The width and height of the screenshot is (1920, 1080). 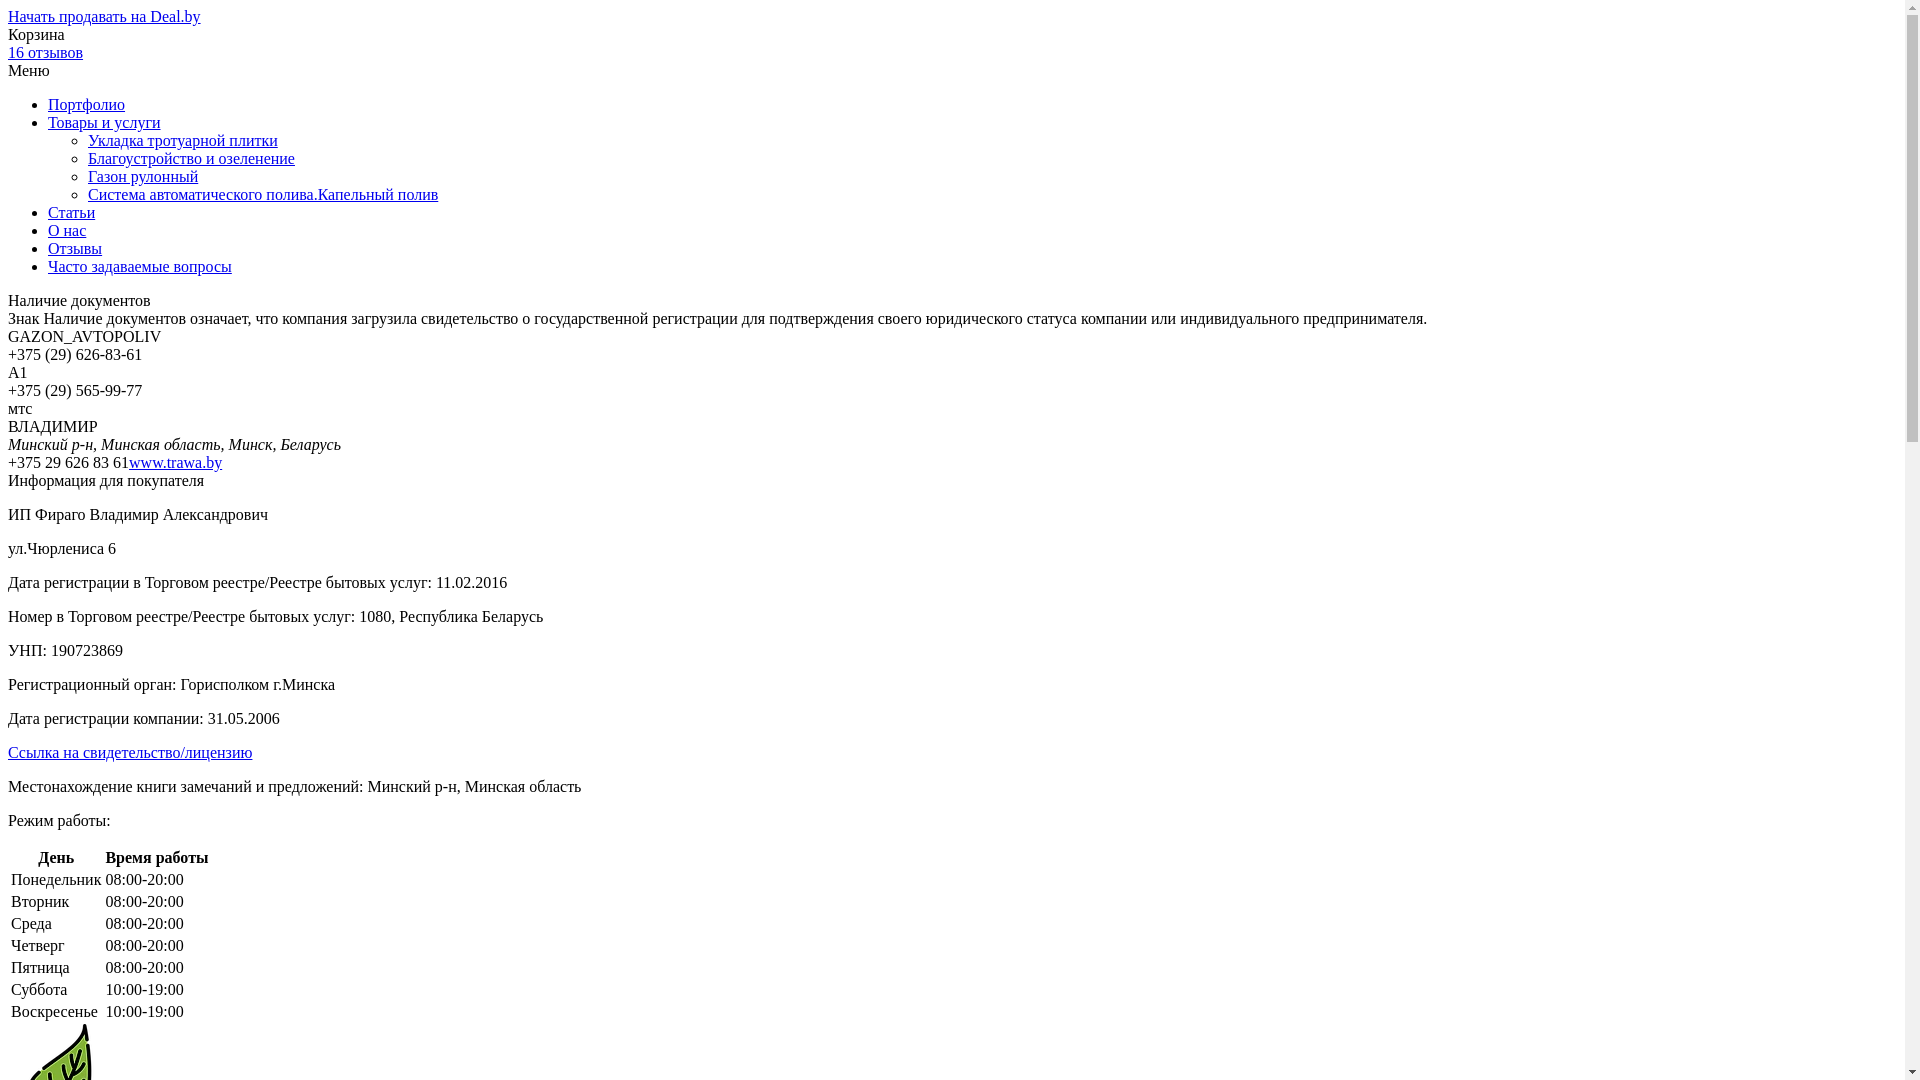 I want to click on 'www.trawa.by', so click(x=175, y=462).